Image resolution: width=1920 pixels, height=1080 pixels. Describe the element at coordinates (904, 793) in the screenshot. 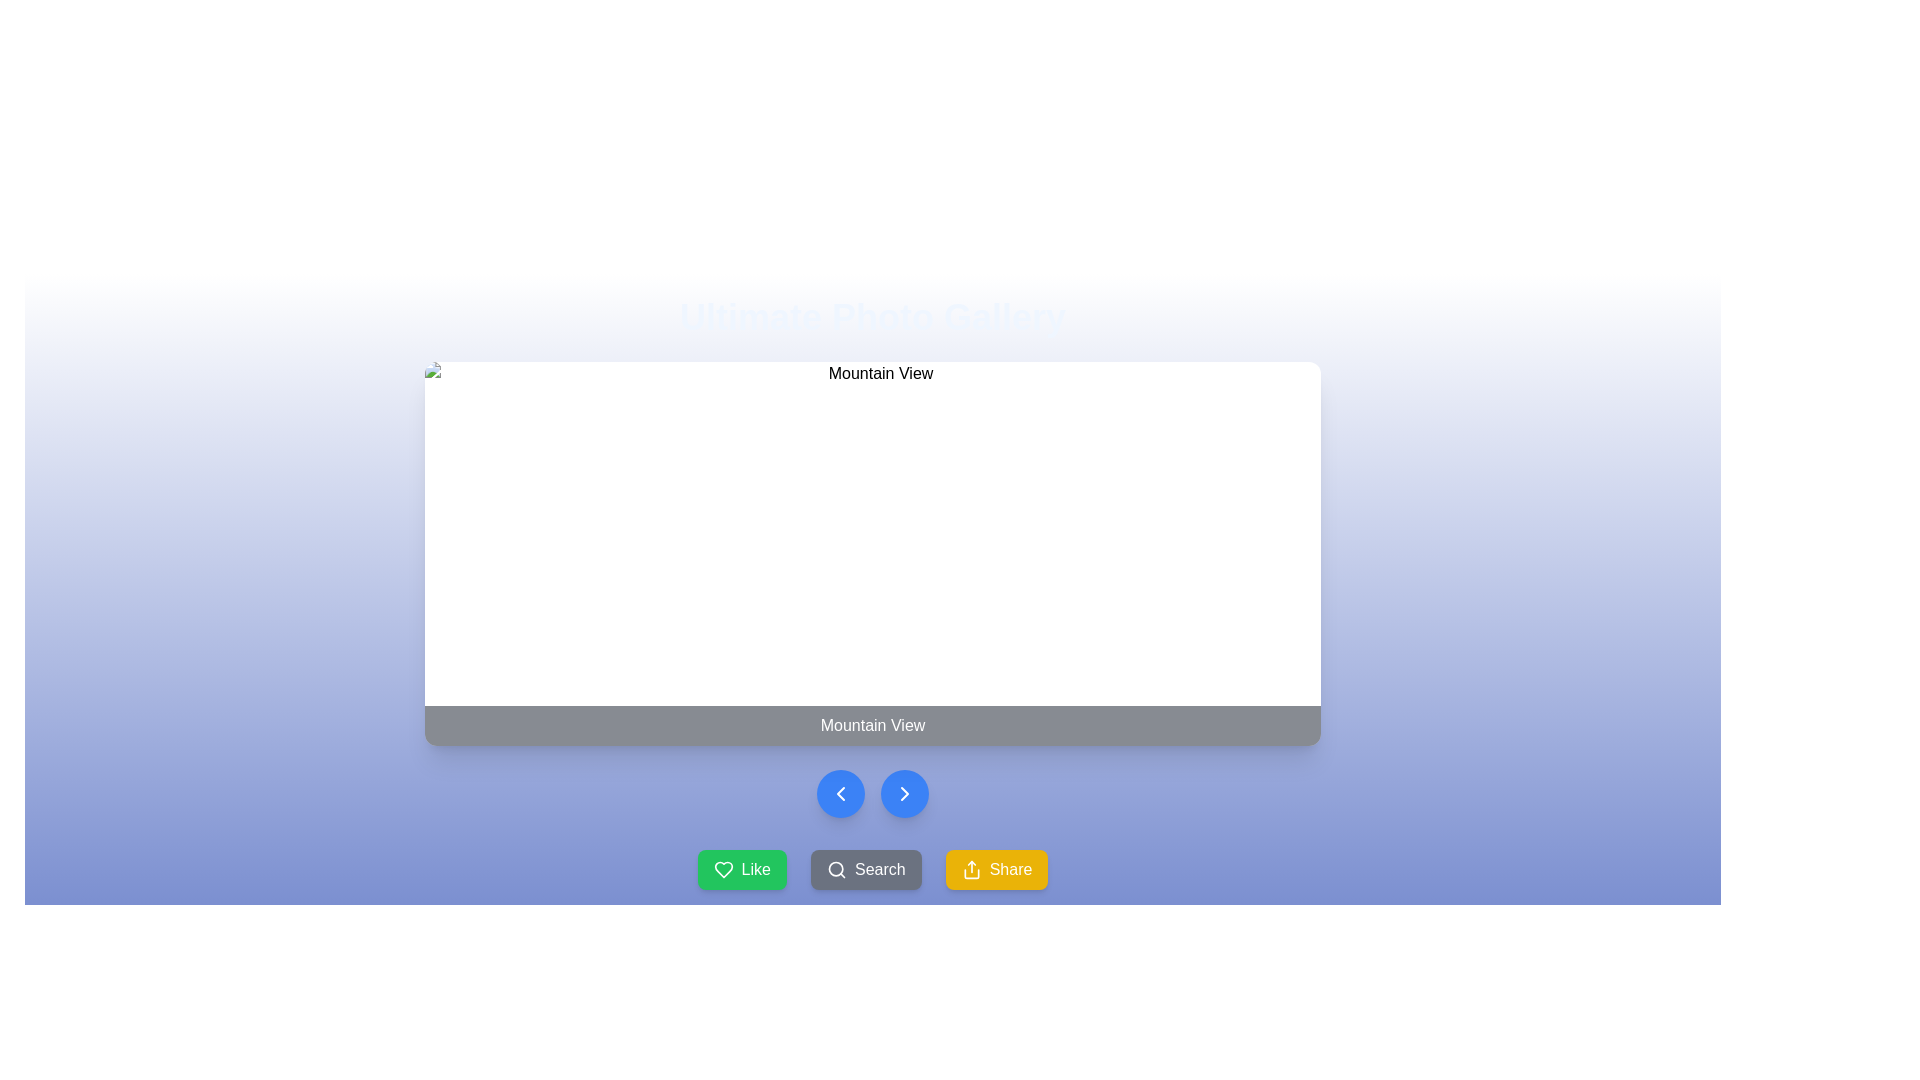

I see `the rightward-facing arrow icon, which serves as a navigation control to move to the next item or section in the sequence` at that location.